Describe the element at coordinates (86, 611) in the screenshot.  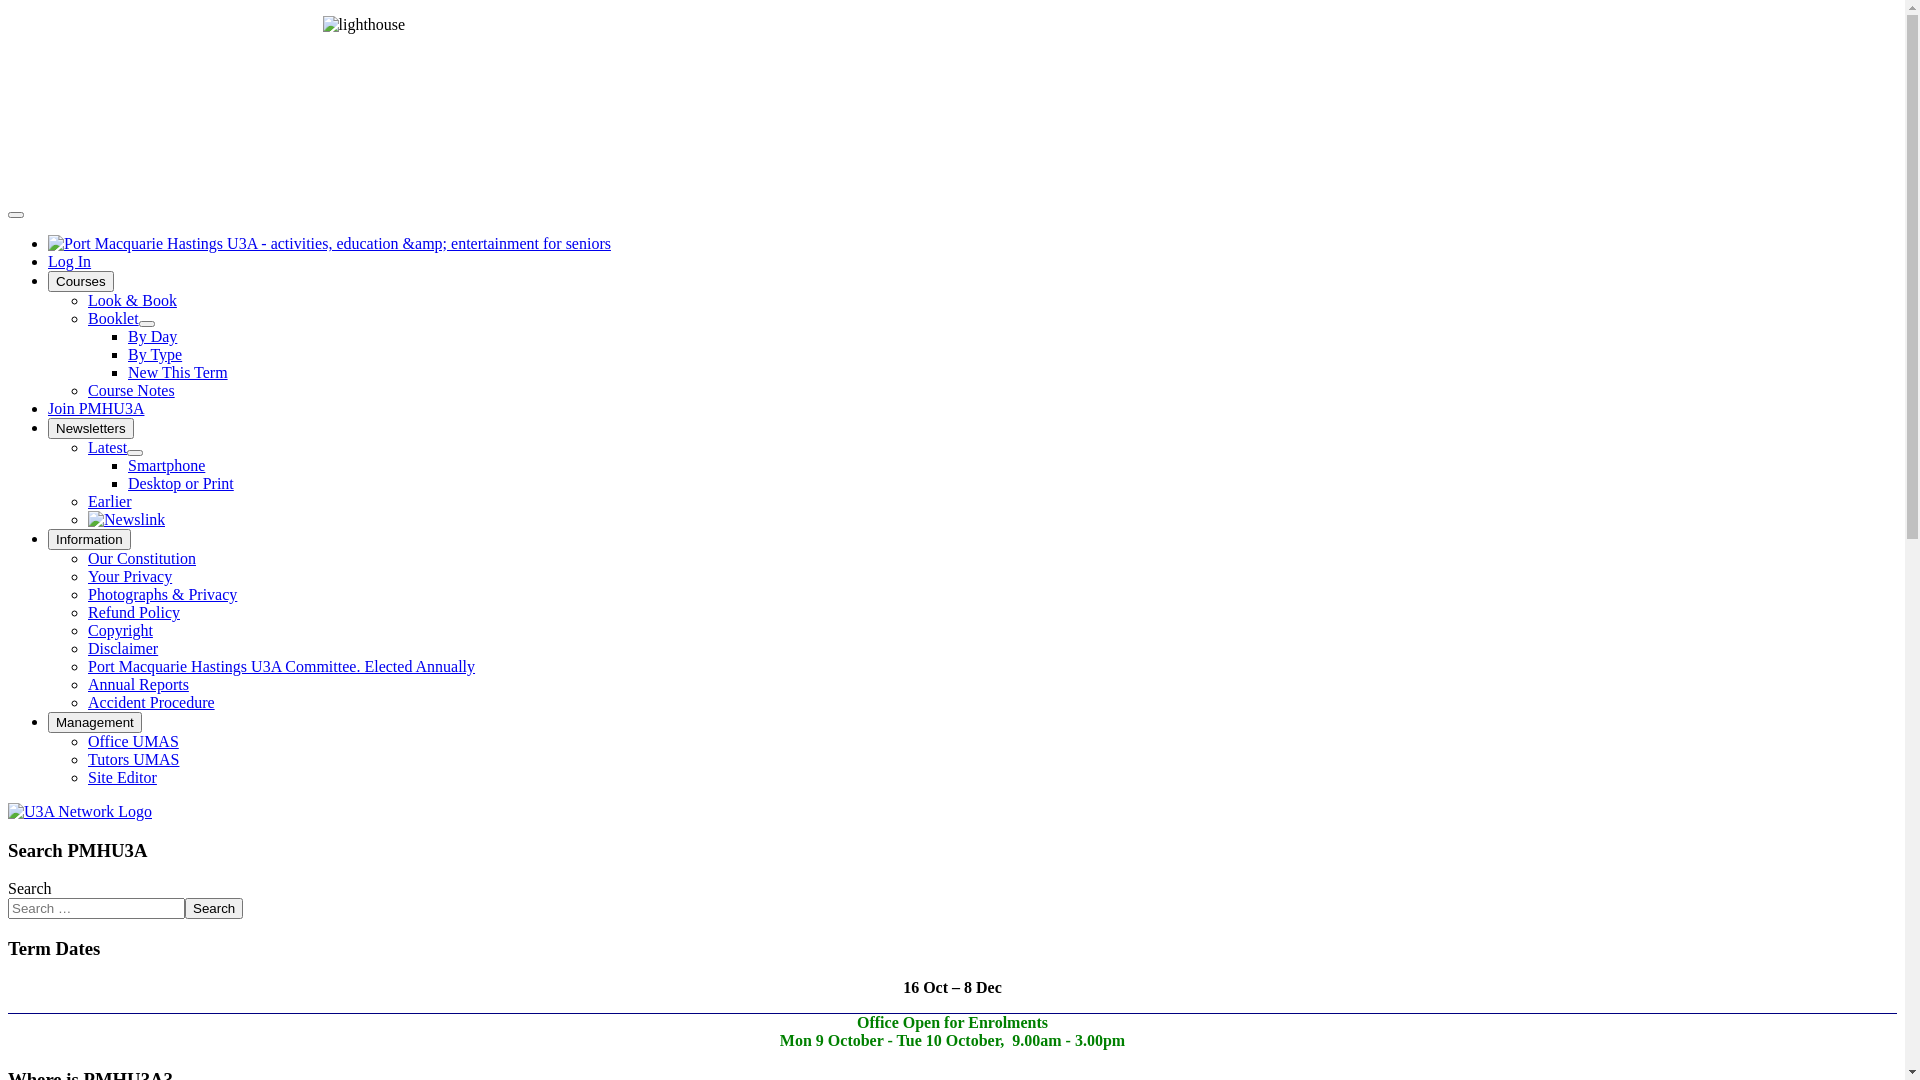
I see `'Refund Policy'` at that location.